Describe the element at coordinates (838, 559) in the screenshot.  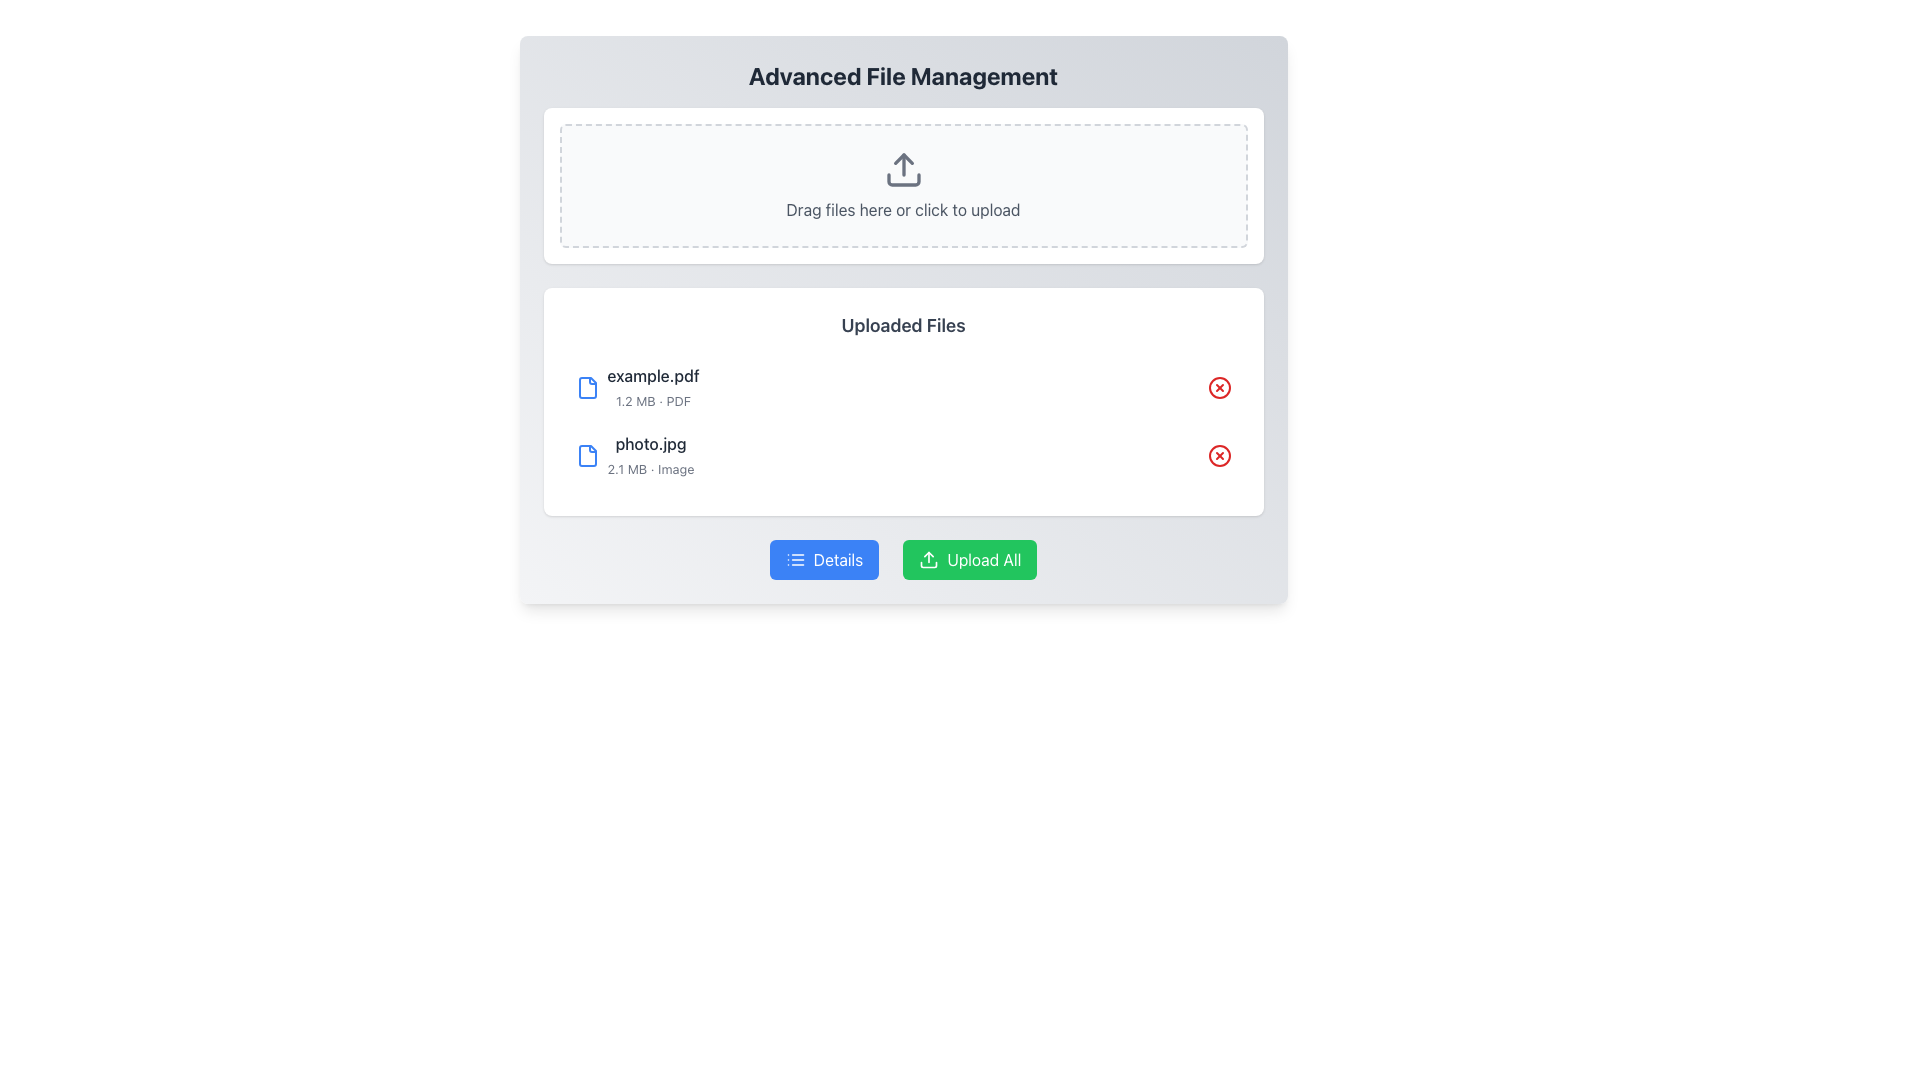
I see `the 'Details' text on the blue rounded button located below the uploaded files section` at that location.